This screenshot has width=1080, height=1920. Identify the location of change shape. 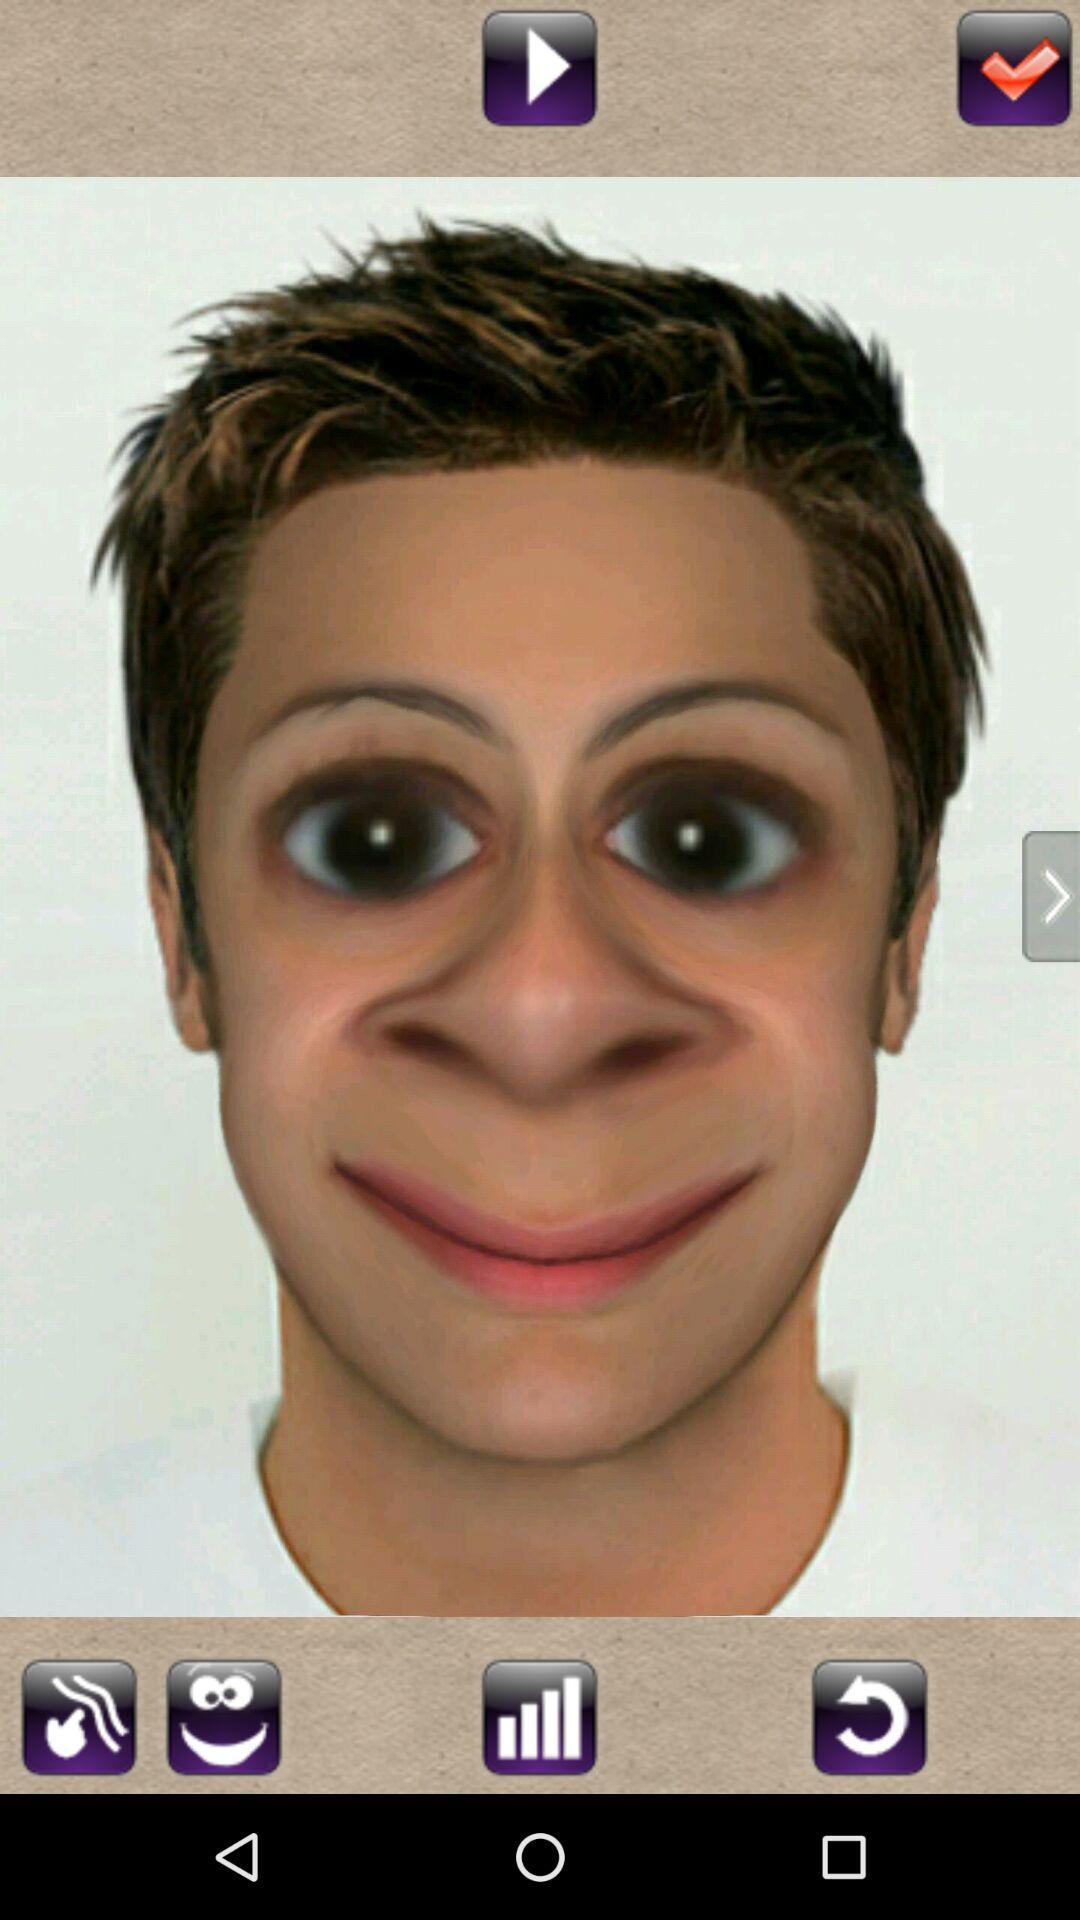
(78, 1713).